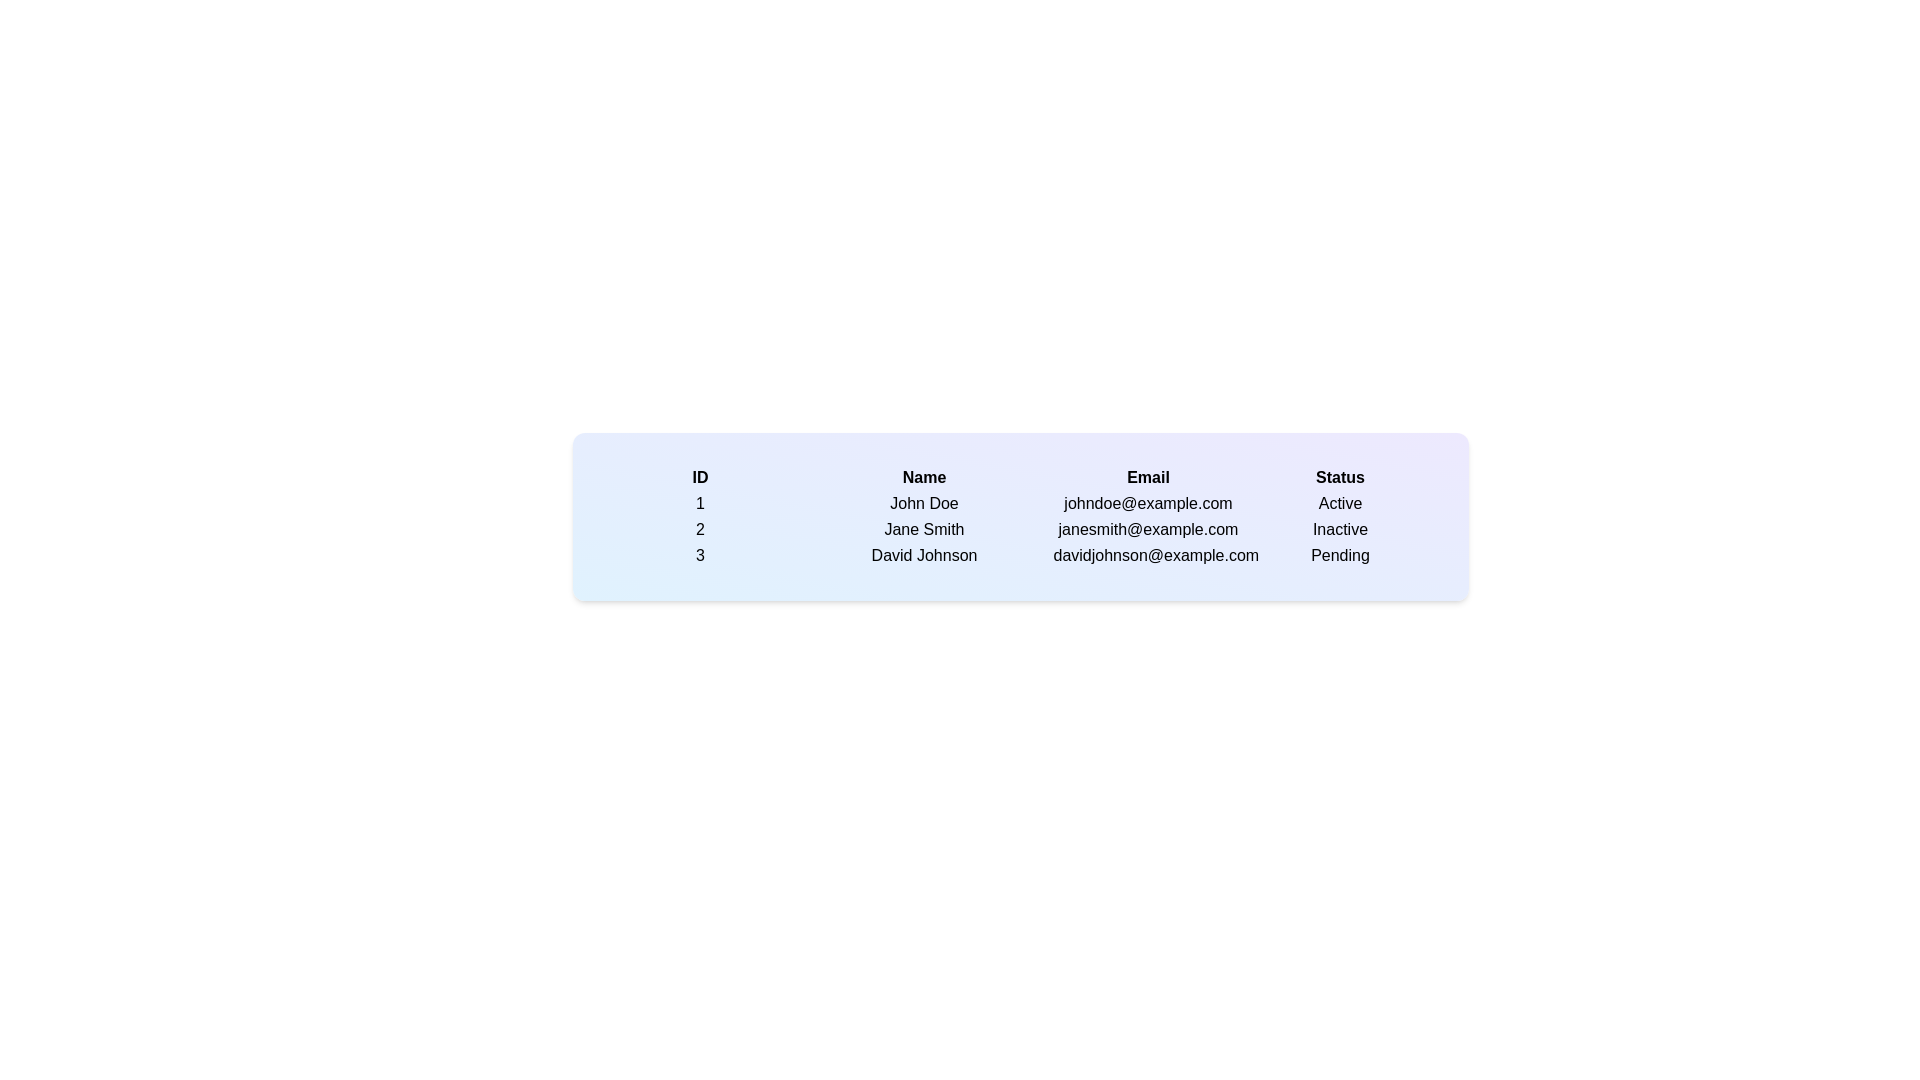 The height and width of the screenshot is (1080, 1920). I want to click on the column header Status to sort or filter the table data, so click(1340, 478).